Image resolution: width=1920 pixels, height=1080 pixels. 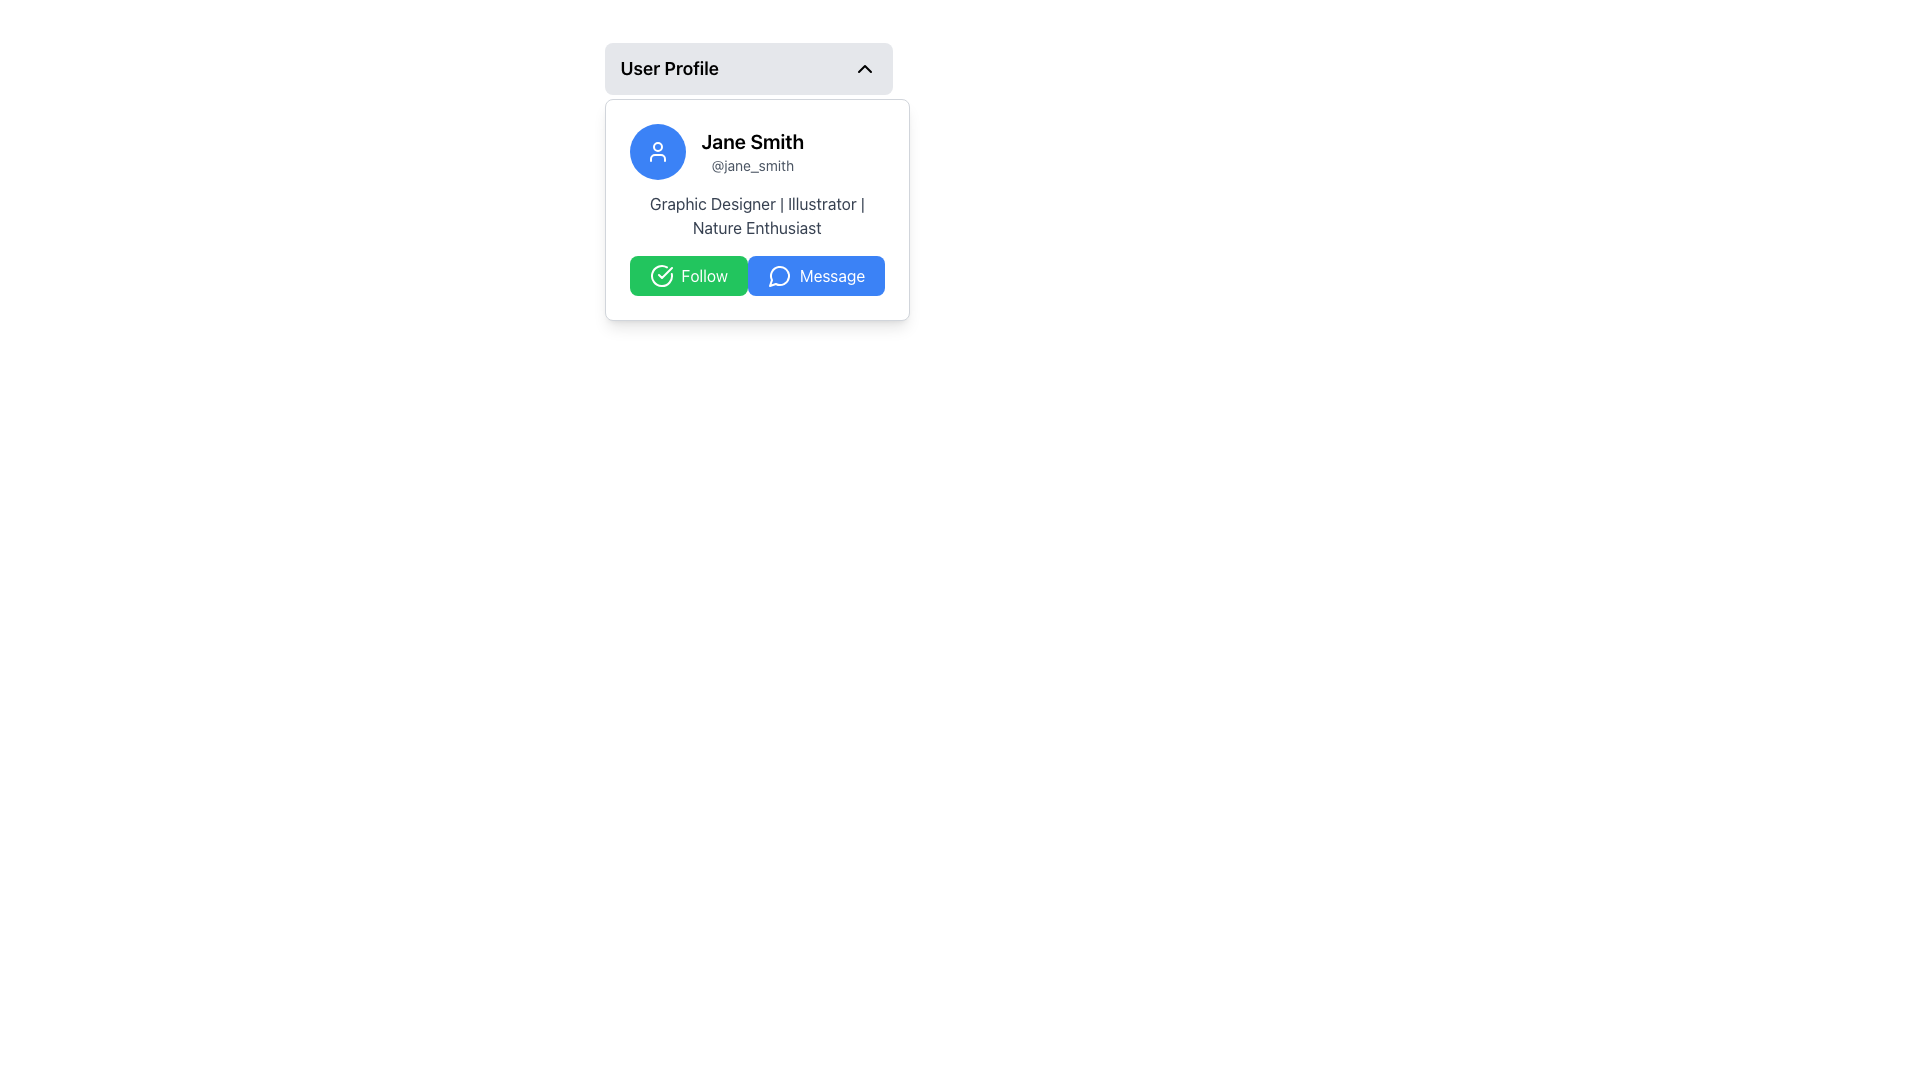 I want to click on the small circular speech bubble icon located to the left of the 'Message' button at the bottom right of the user's profile card, so click(x=778, y=276).